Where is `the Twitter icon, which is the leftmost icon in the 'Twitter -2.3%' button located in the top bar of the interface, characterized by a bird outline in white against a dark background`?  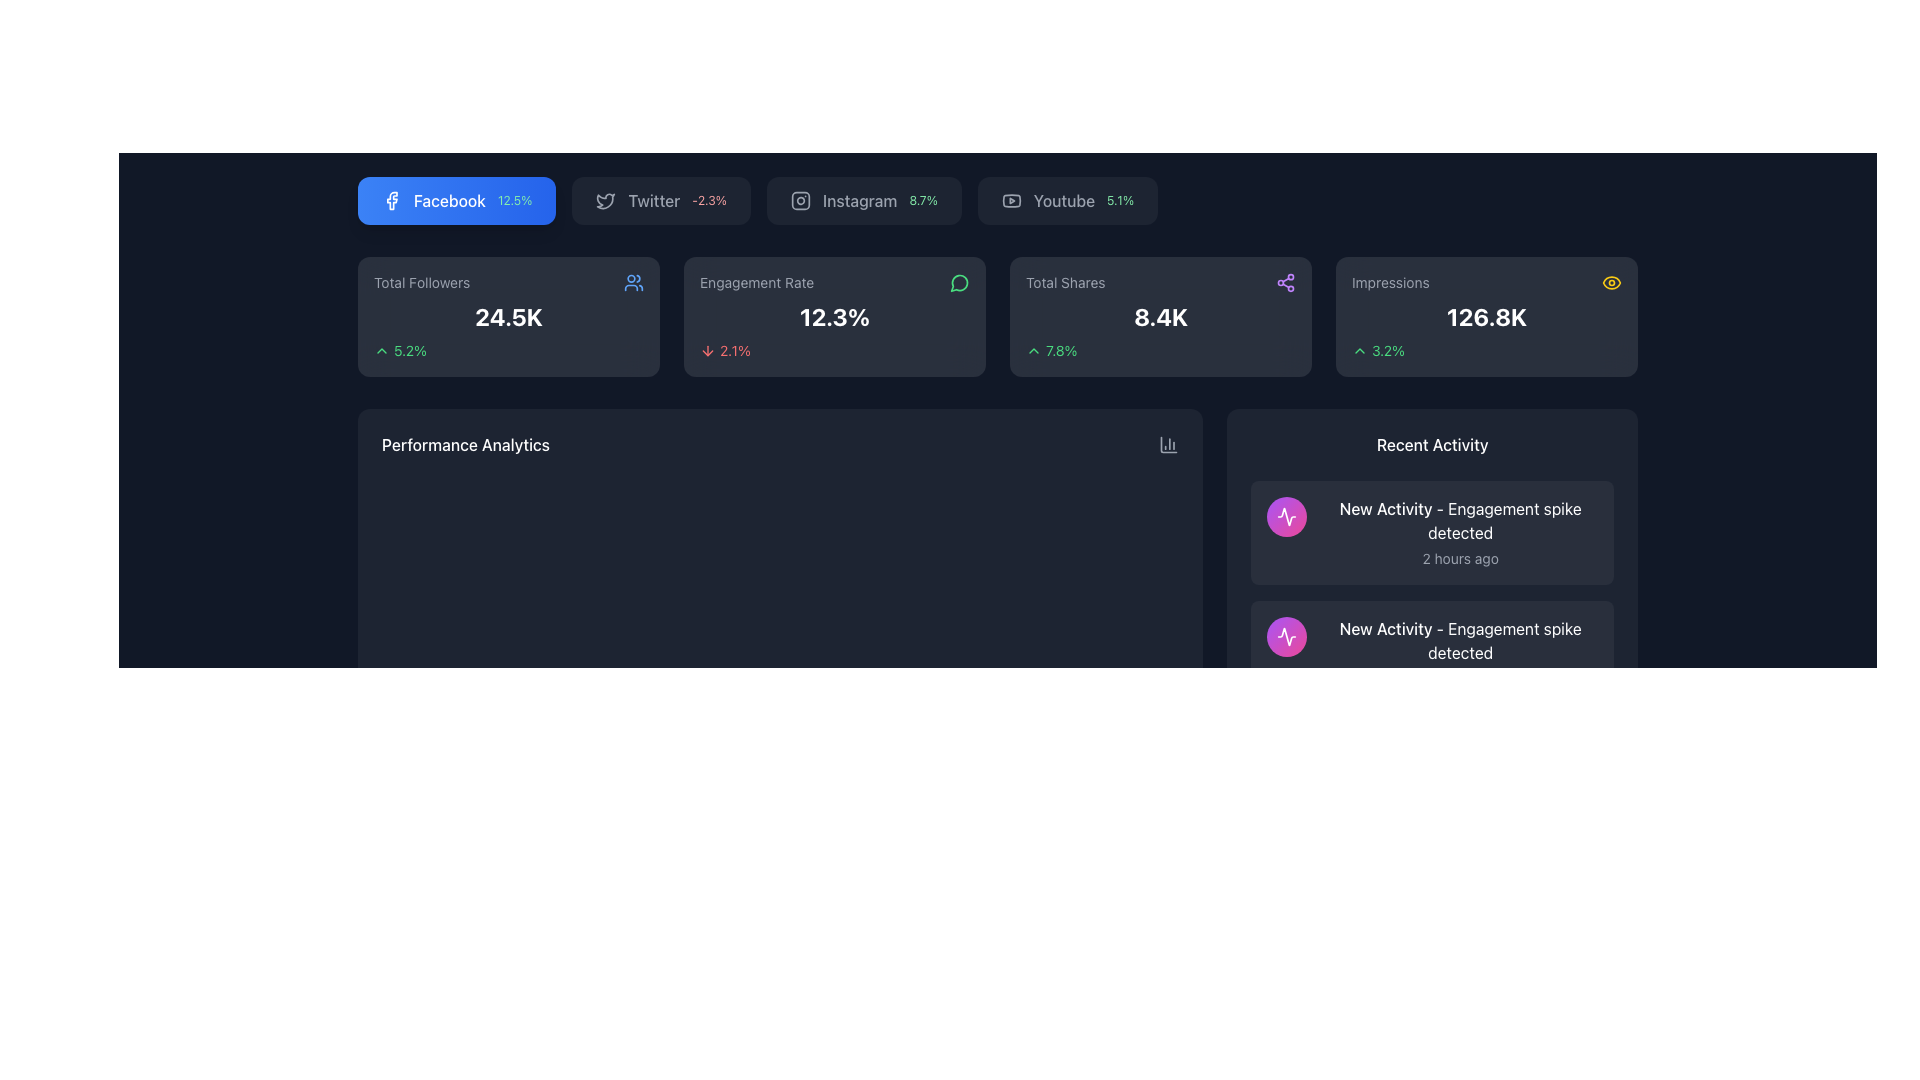 the Twitter icon, which is the leftmost icon in the 'Twitter -2.3%' button located in the top bar of the interface, characterized by a bird outline in white against a dark background is located at coordinates (605, 200).